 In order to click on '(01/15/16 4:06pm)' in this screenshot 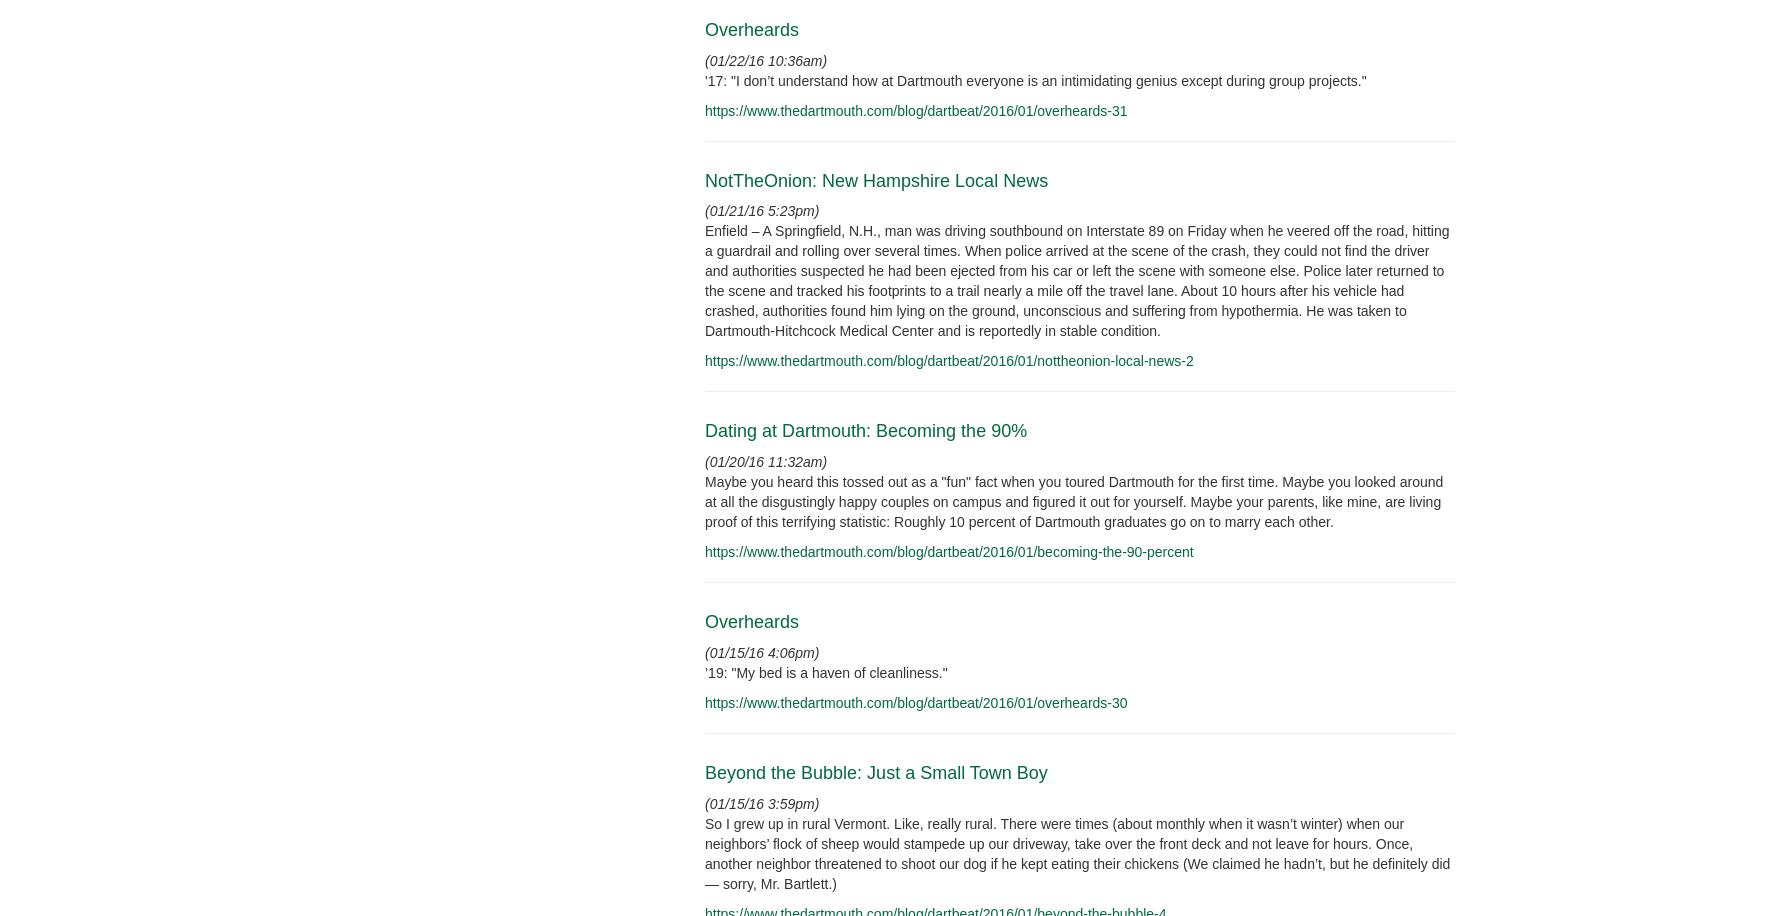, I will do `click(761, 652)`.